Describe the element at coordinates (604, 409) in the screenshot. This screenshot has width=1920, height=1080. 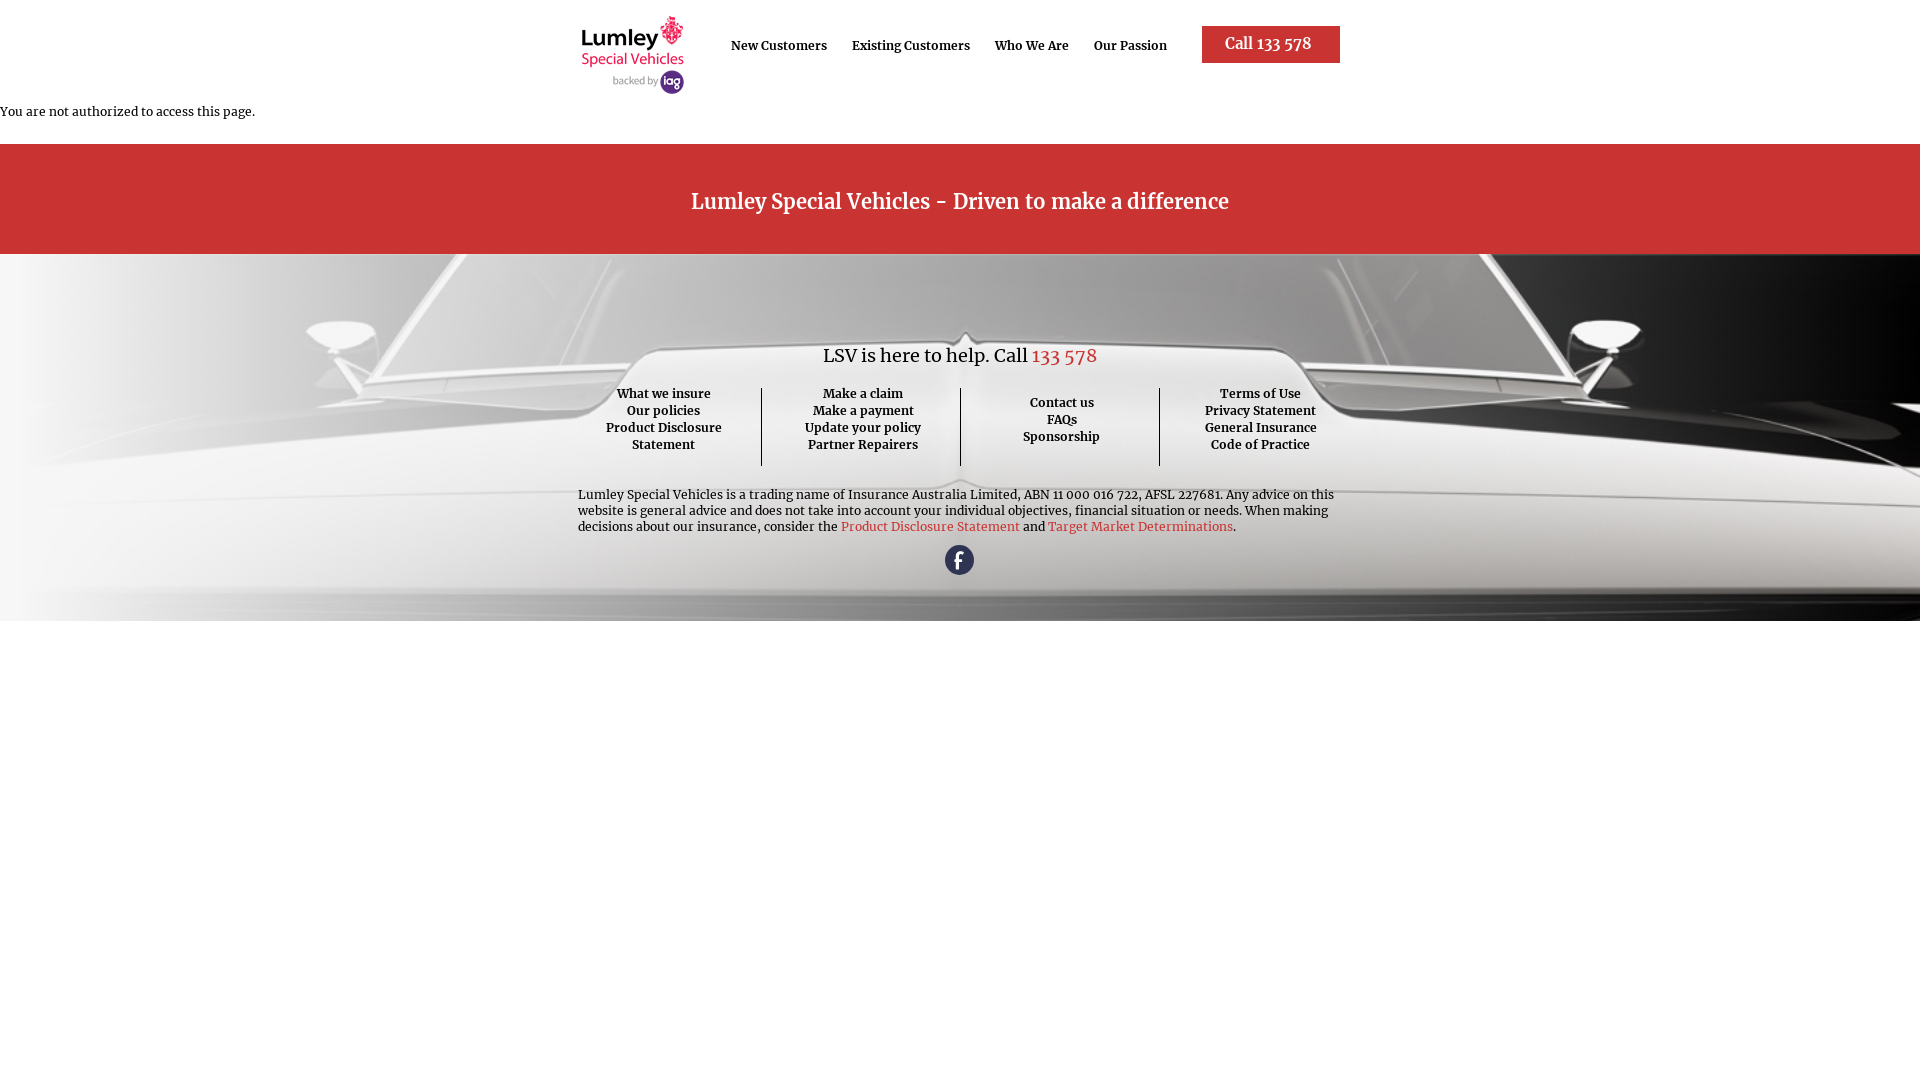
I see `'Our policies'` at that location.